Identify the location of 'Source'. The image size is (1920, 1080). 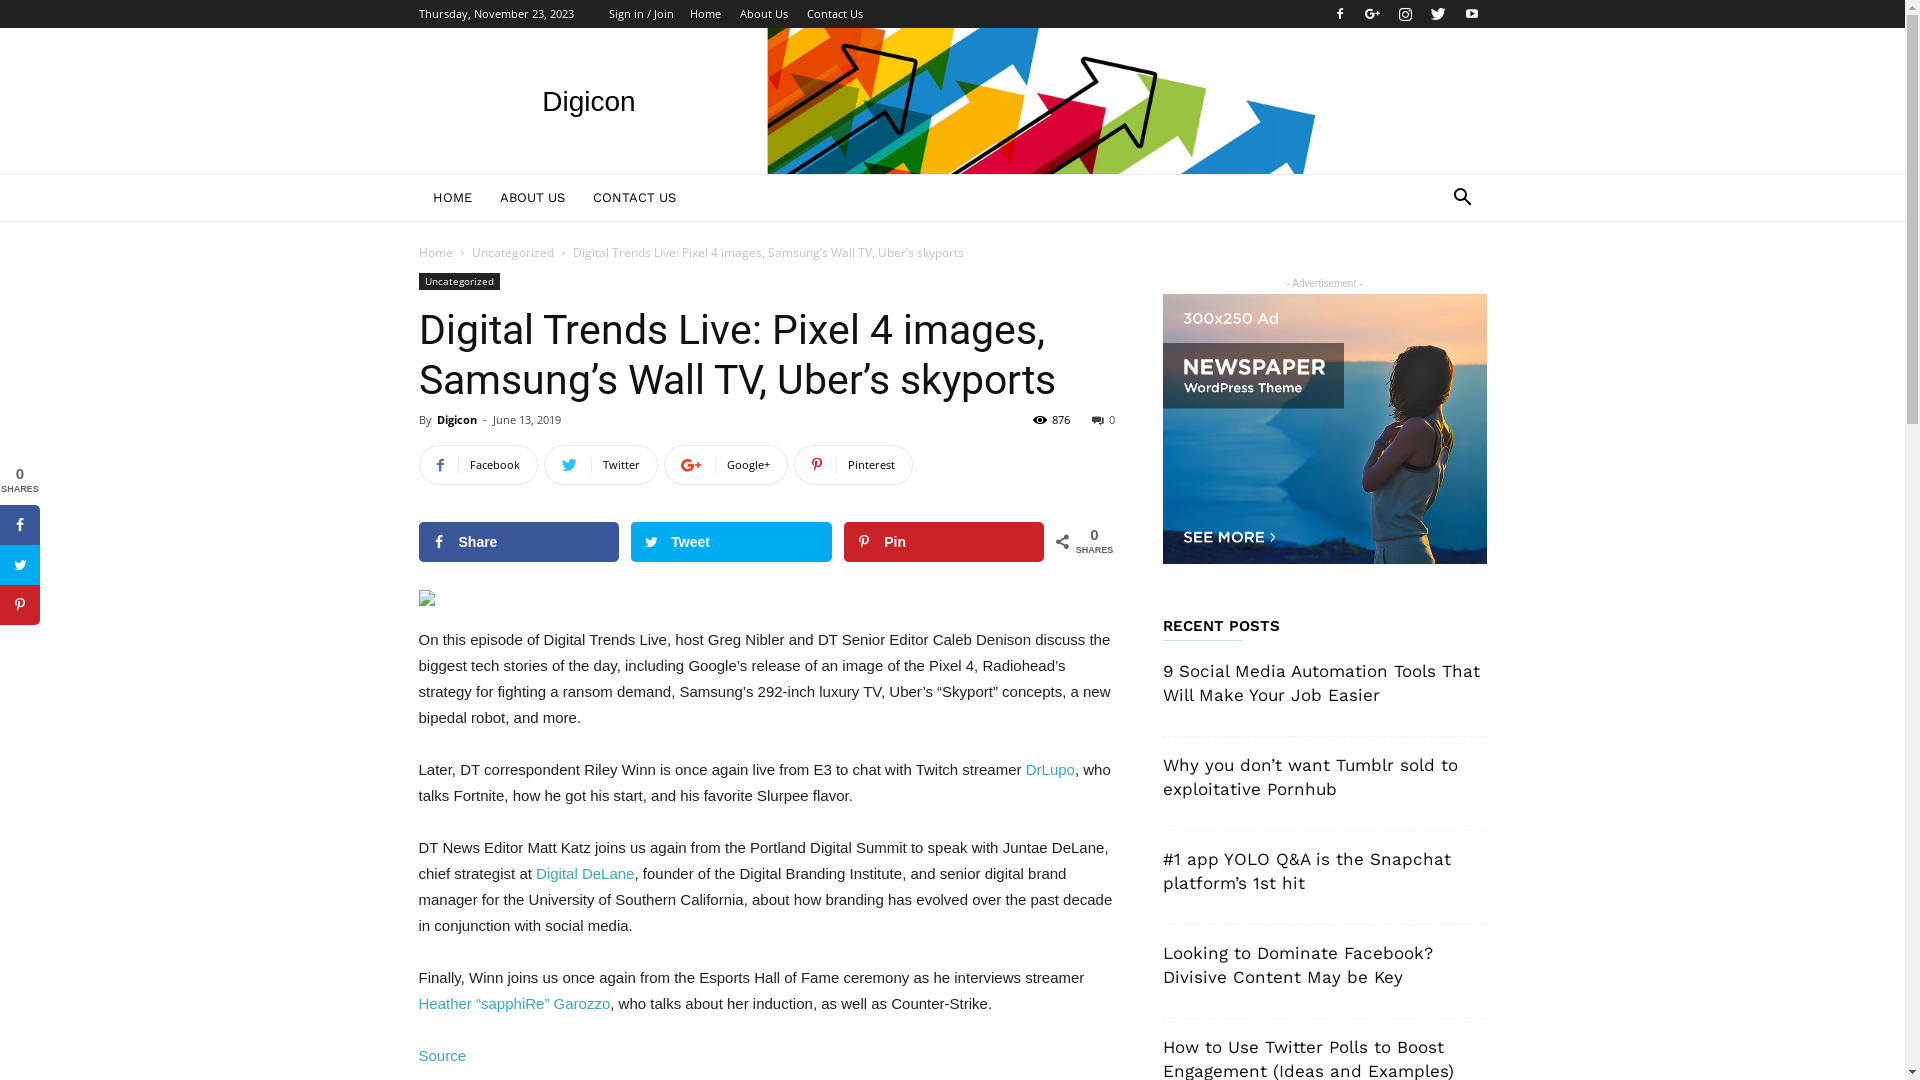
(440, 1054).